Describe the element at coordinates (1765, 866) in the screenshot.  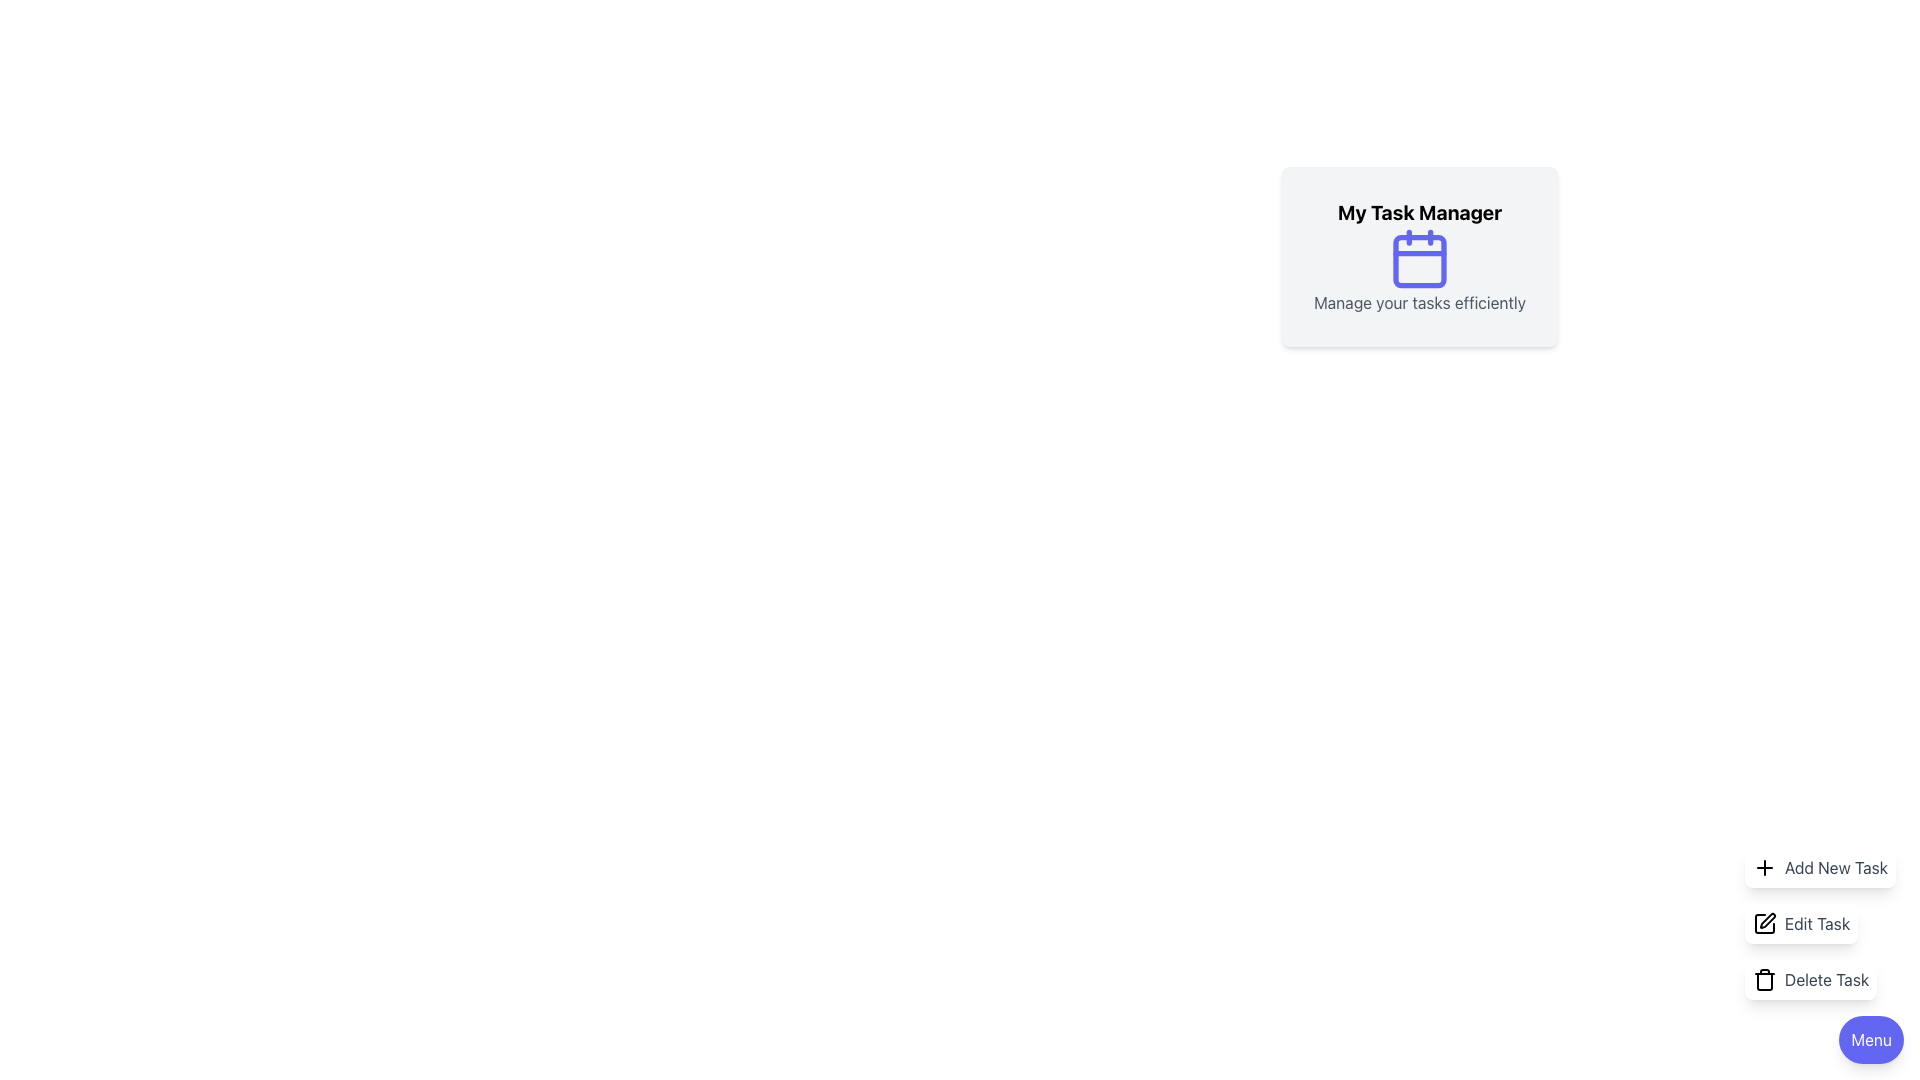
I see `the circular plus icon located to the immediate left of the 'Add New Task' button` at that location.